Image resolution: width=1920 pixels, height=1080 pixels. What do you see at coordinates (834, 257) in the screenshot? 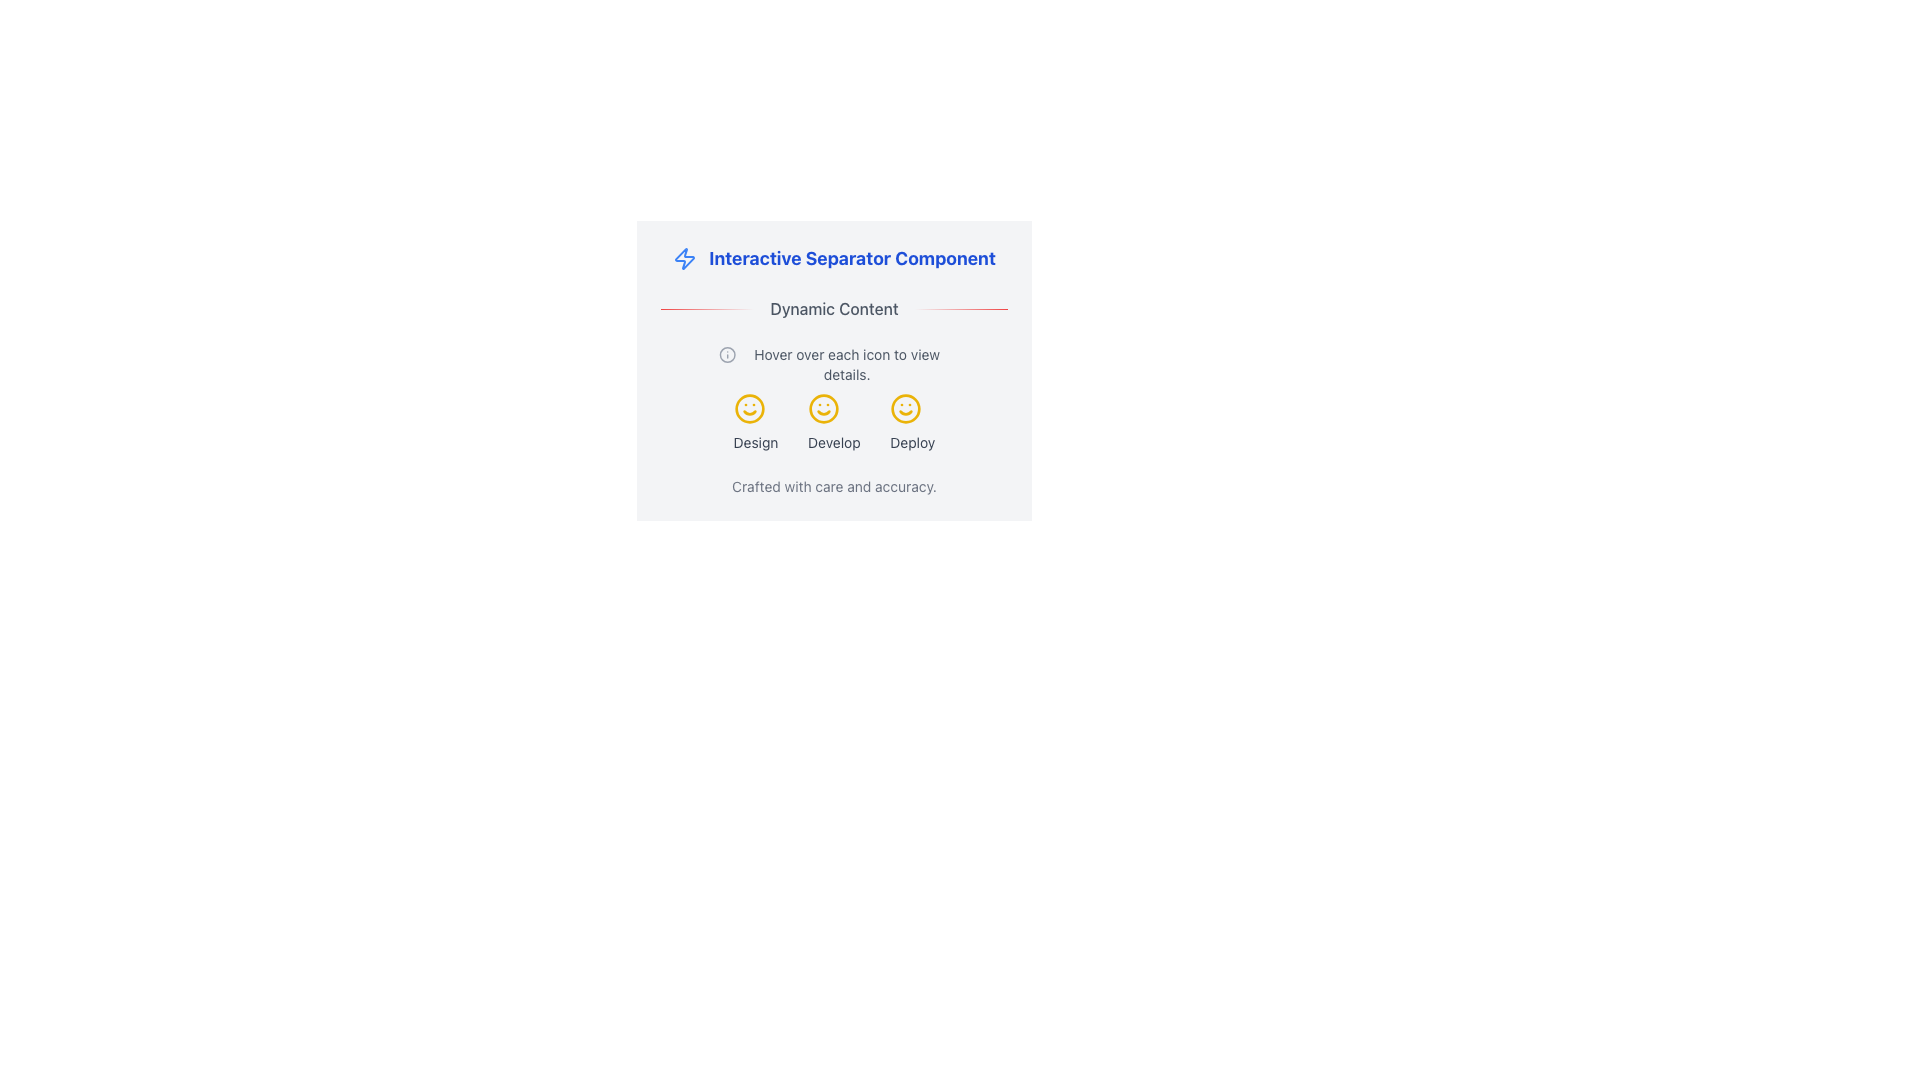
I see `the 'Interactive Separator Component' header text, which is next to a blue lightning bolt icon` at bounding box center [834, 257].